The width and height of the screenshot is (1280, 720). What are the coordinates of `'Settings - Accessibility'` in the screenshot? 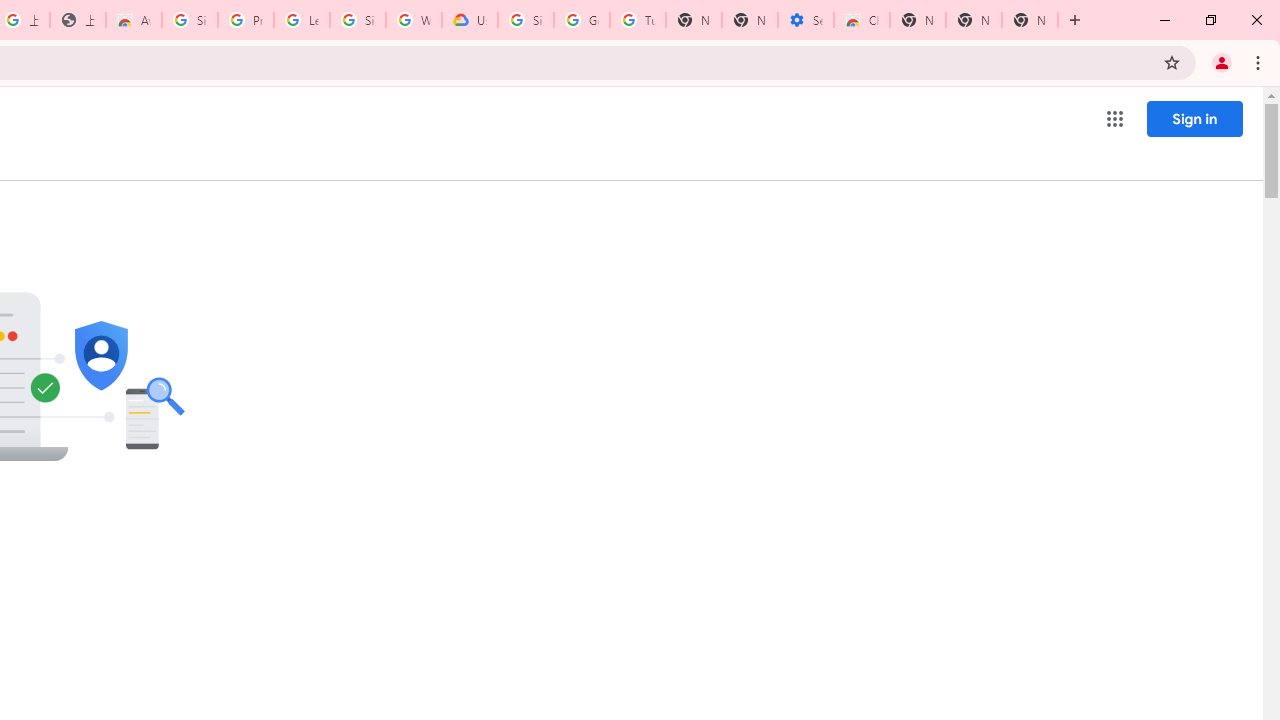 It's located at (806, 20).